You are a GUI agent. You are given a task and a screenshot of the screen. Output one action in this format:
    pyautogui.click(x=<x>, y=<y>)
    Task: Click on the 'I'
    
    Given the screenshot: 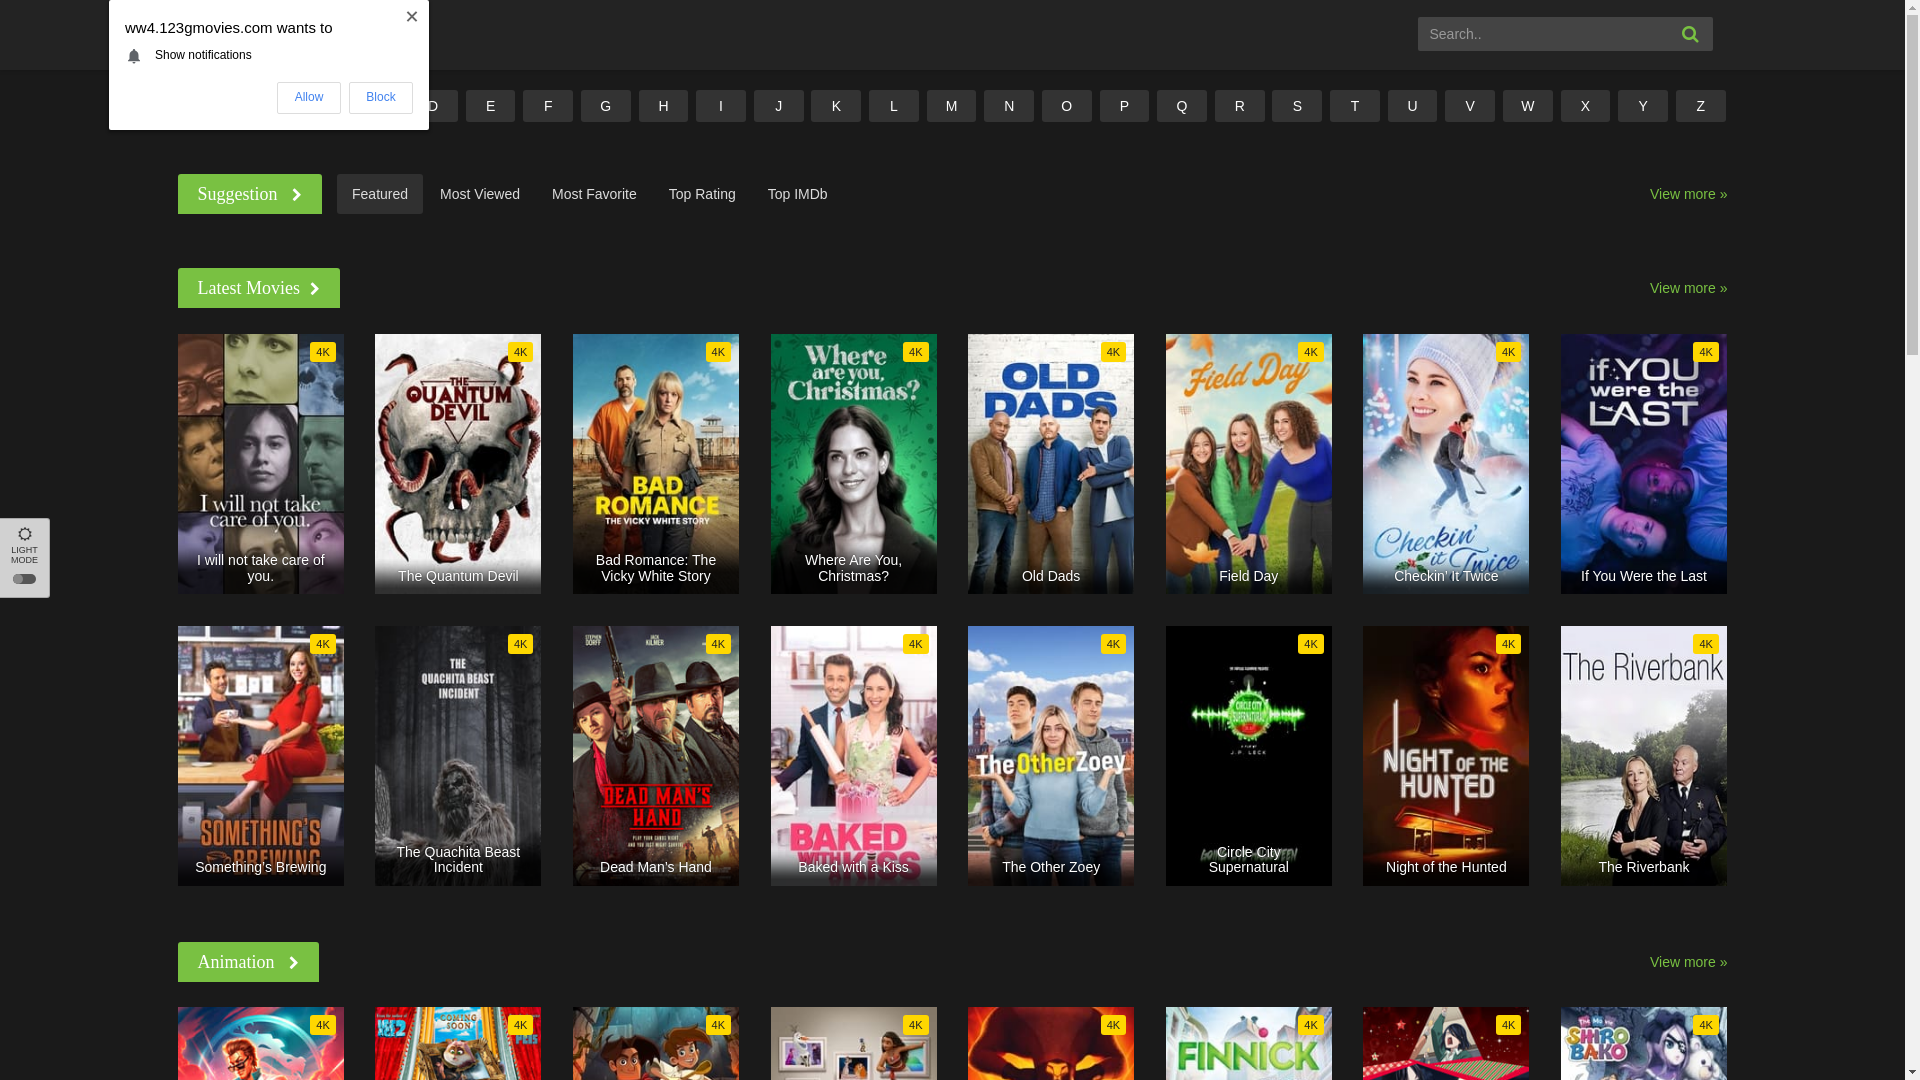 What is the action you would take?
    pyautogui.click(x=720, y=105)
    